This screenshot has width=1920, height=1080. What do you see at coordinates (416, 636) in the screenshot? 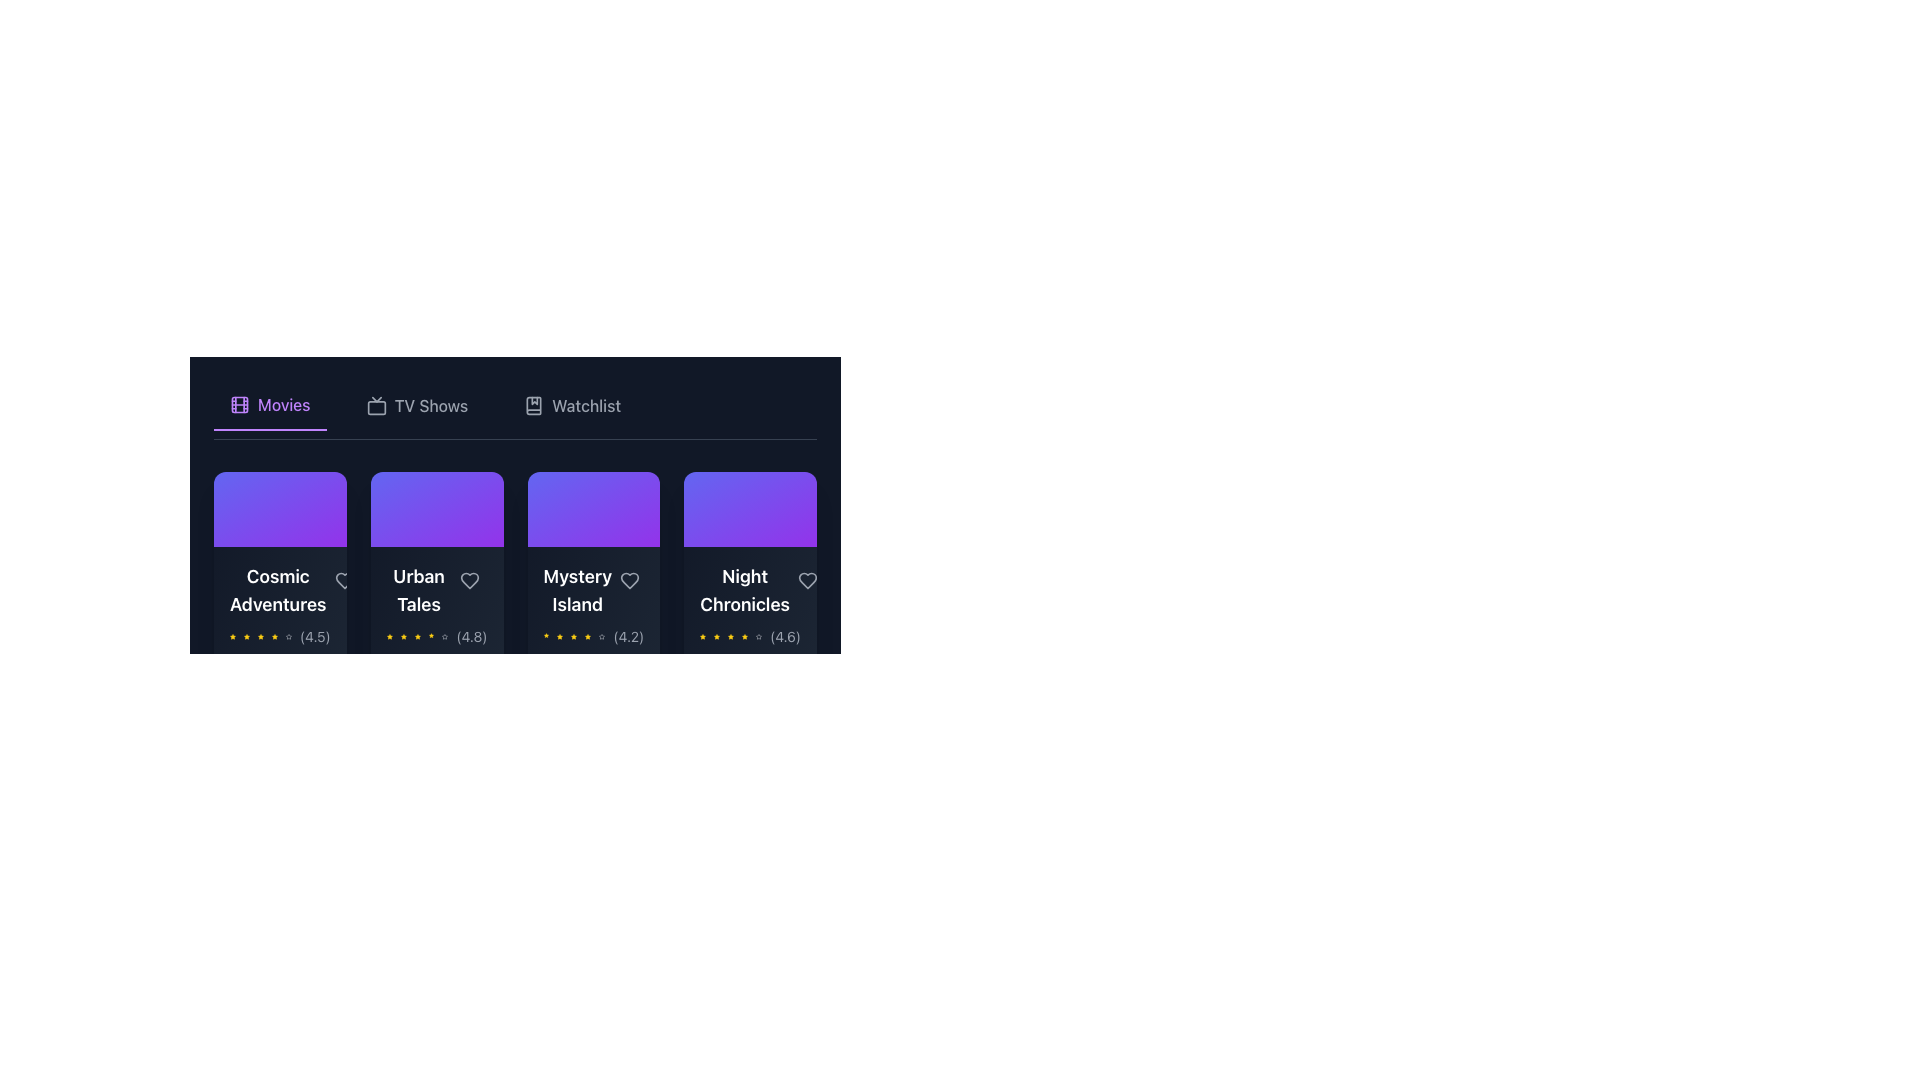
I see `the fourth star icon in the rating mechanism` at bounding box center [416, 636].